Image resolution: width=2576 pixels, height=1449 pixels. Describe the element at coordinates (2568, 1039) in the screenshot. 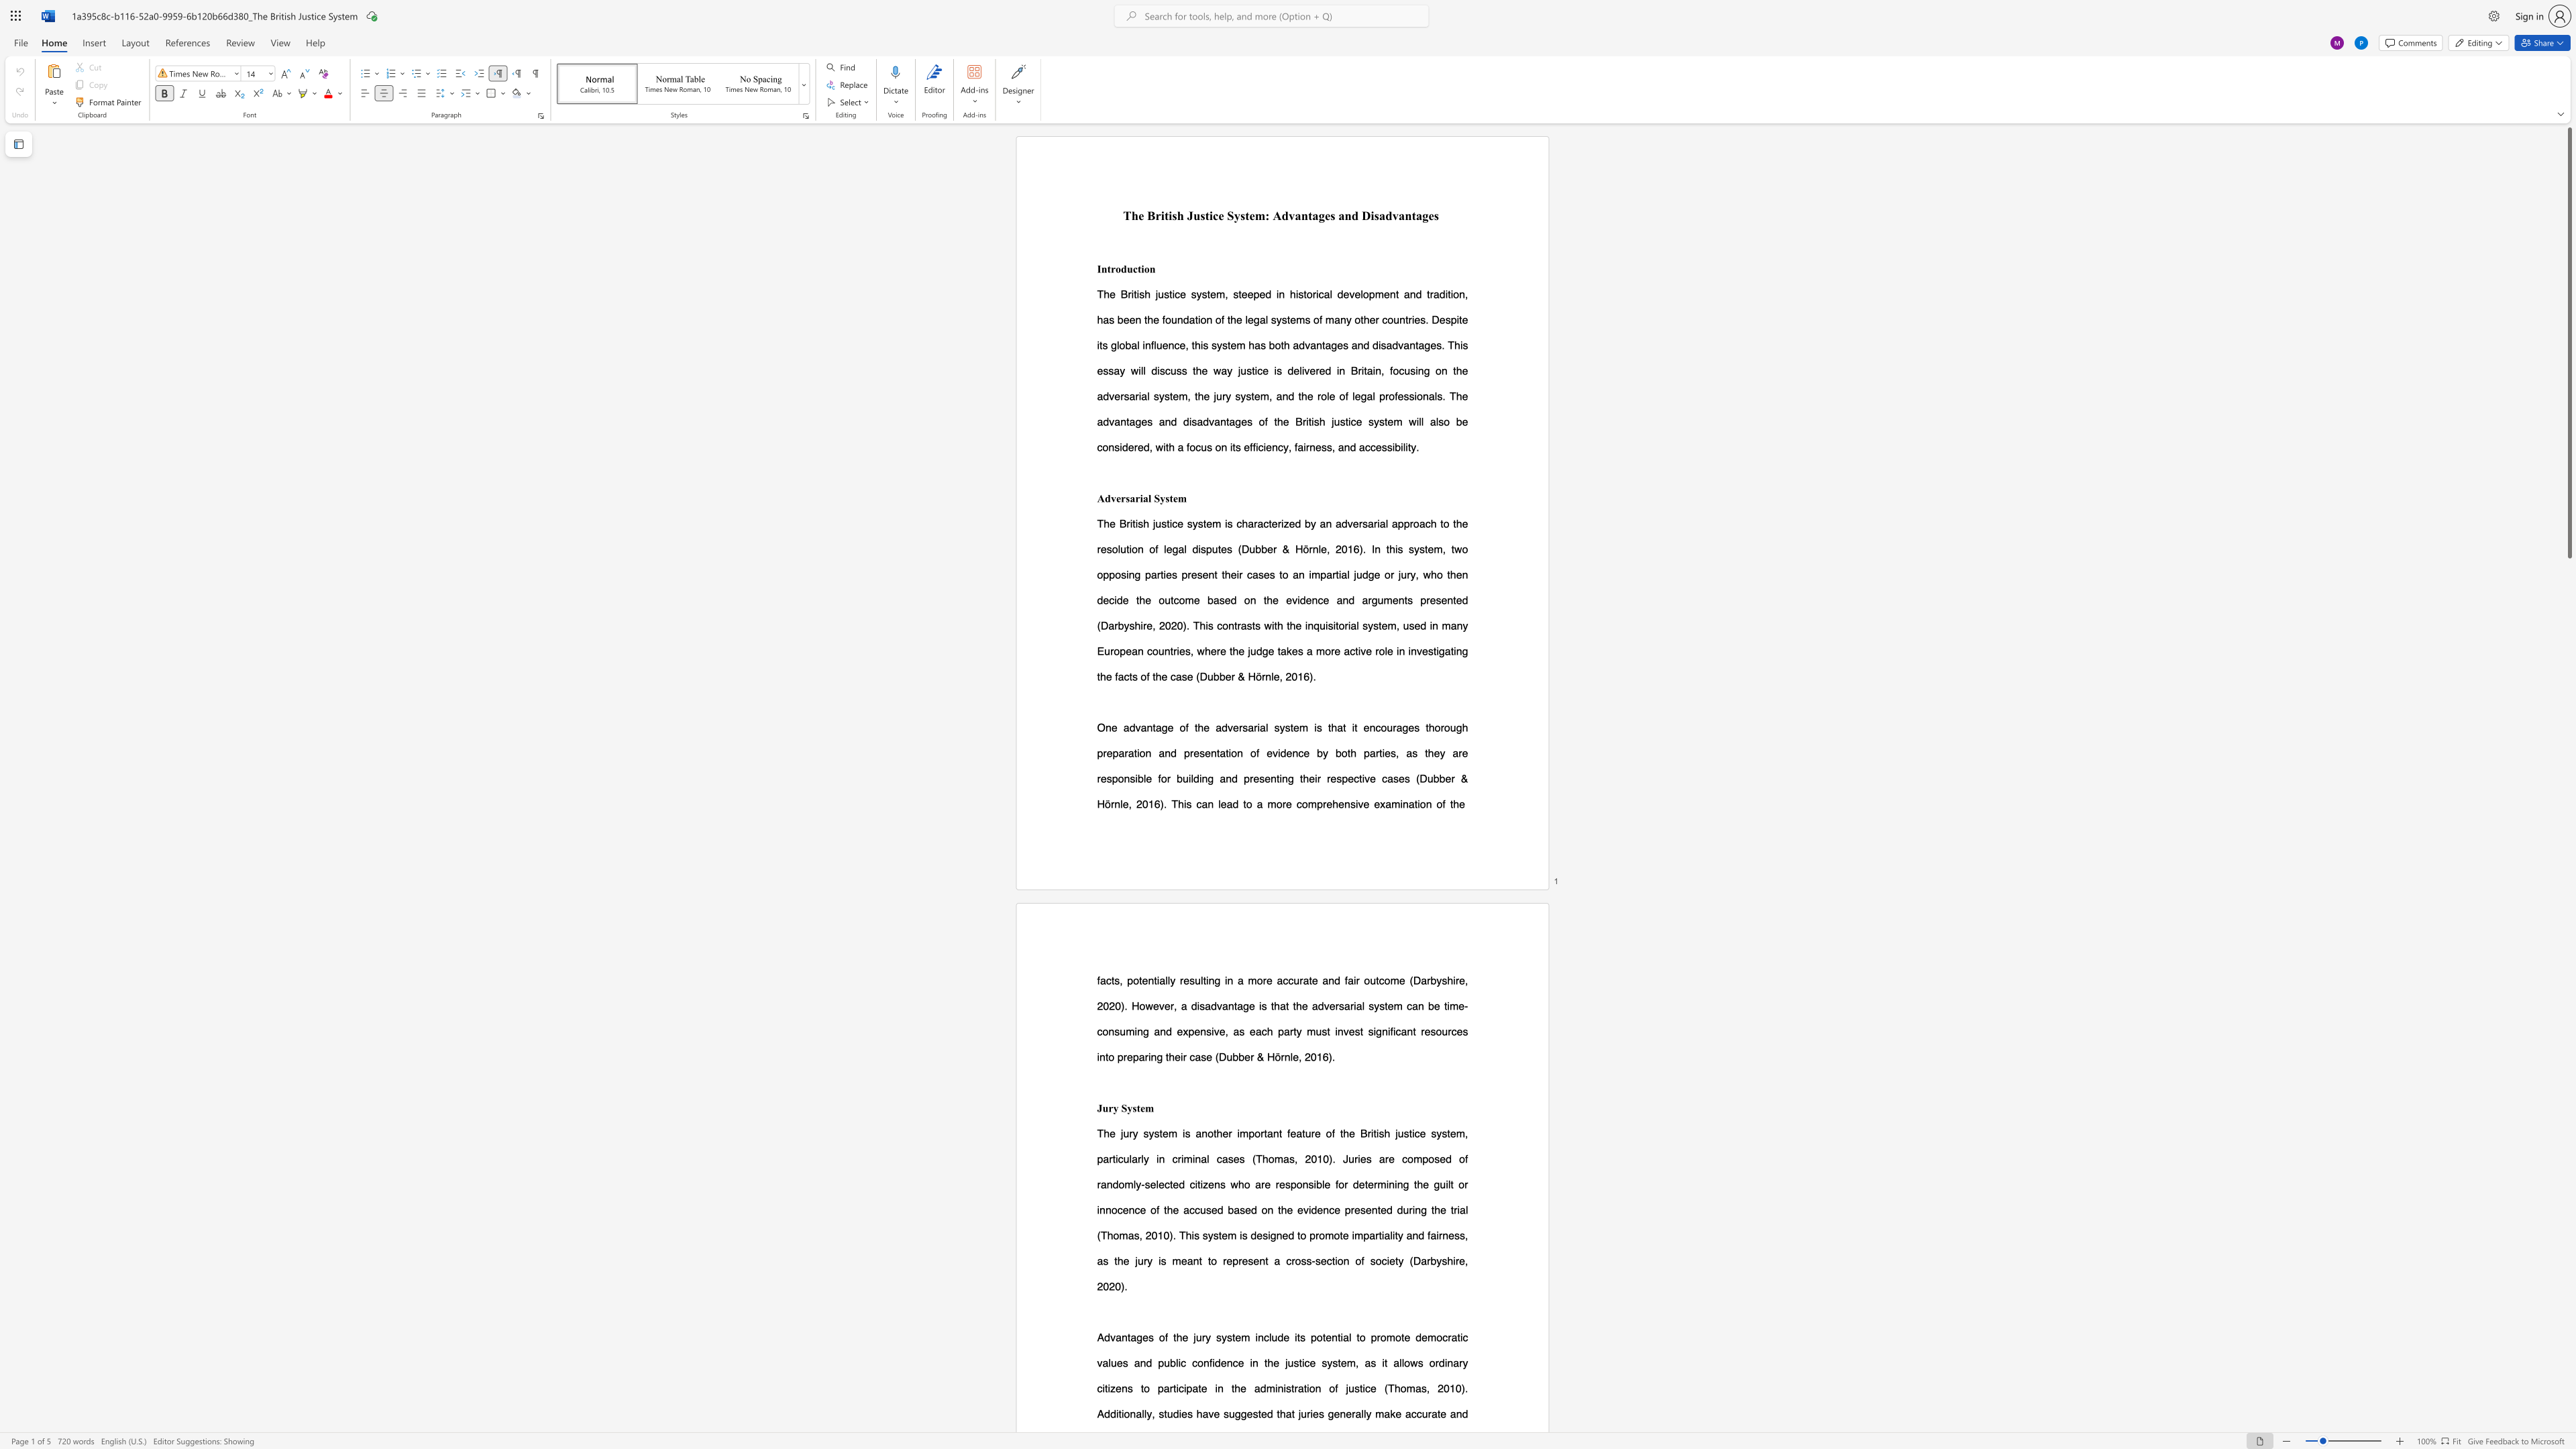

I see `the scrollbar to slide the page down` at that location.